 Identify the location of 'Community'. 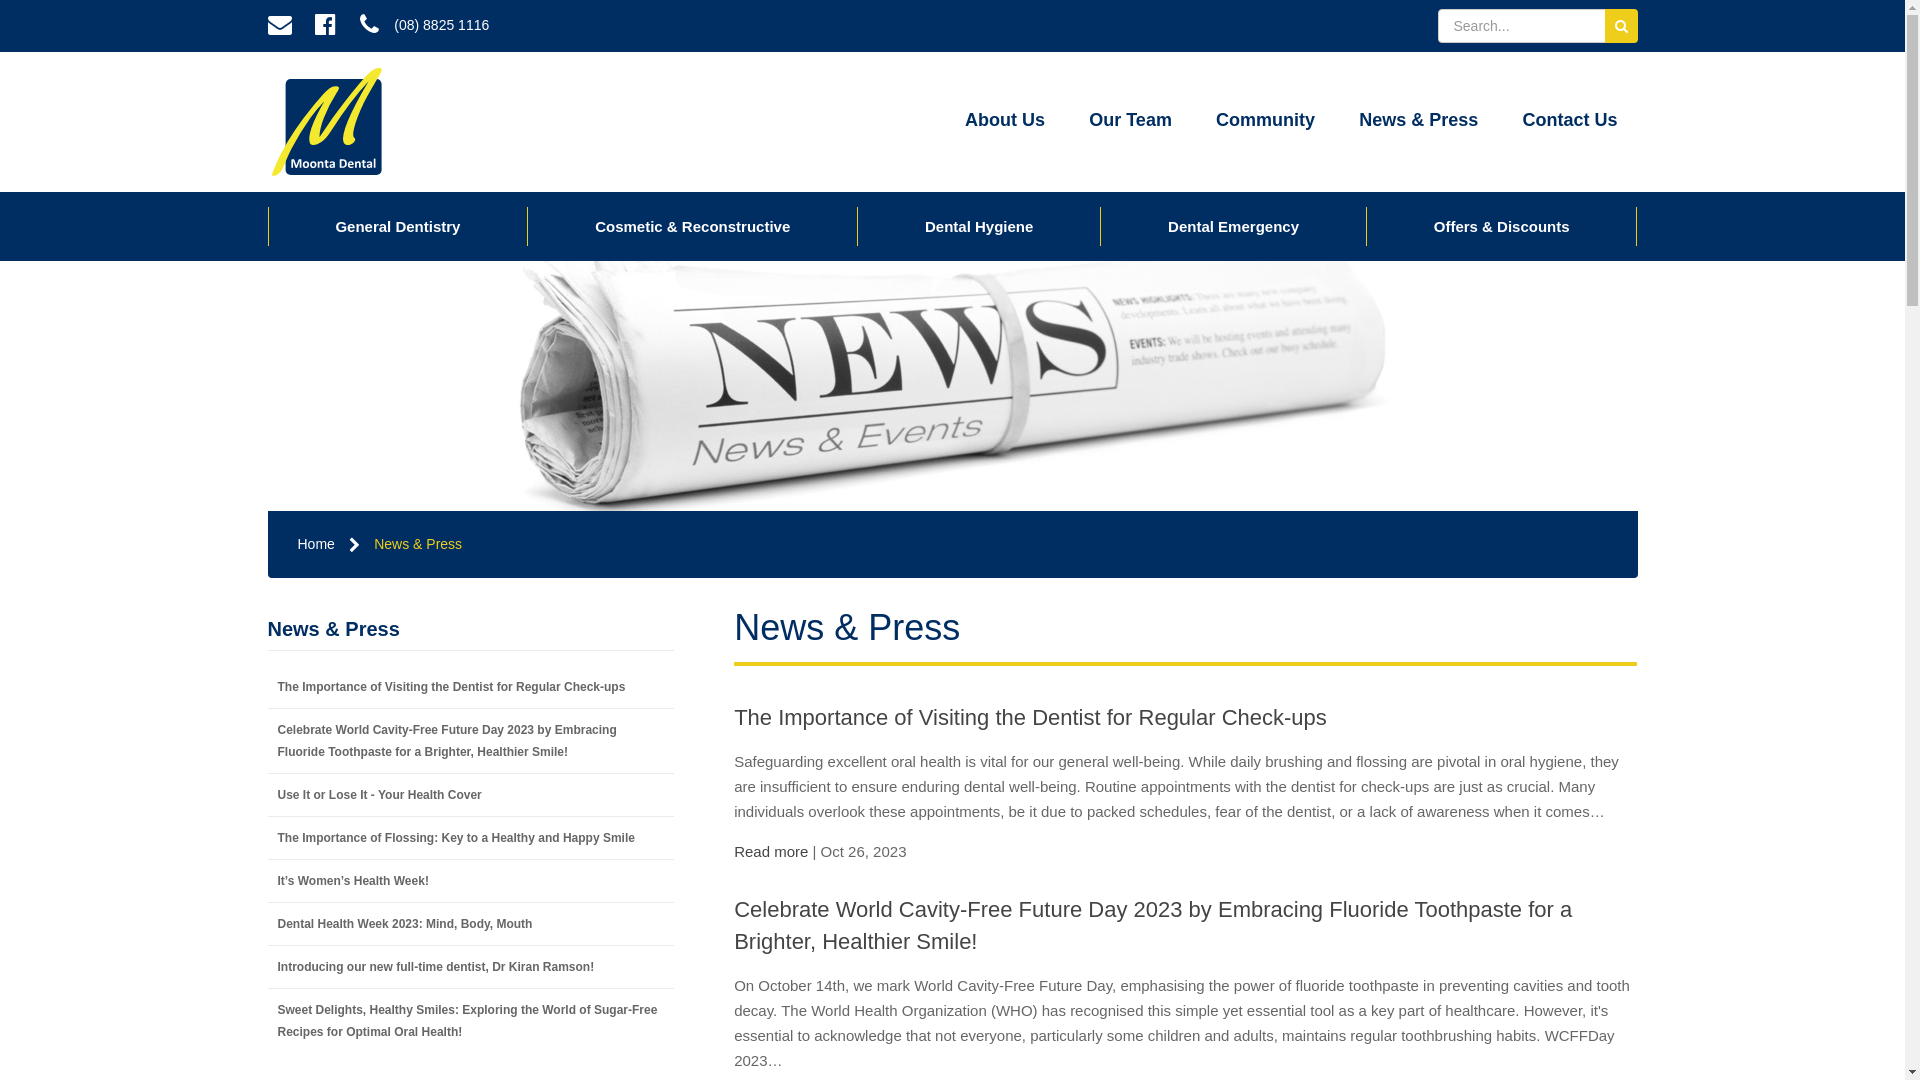
(1264, 122).